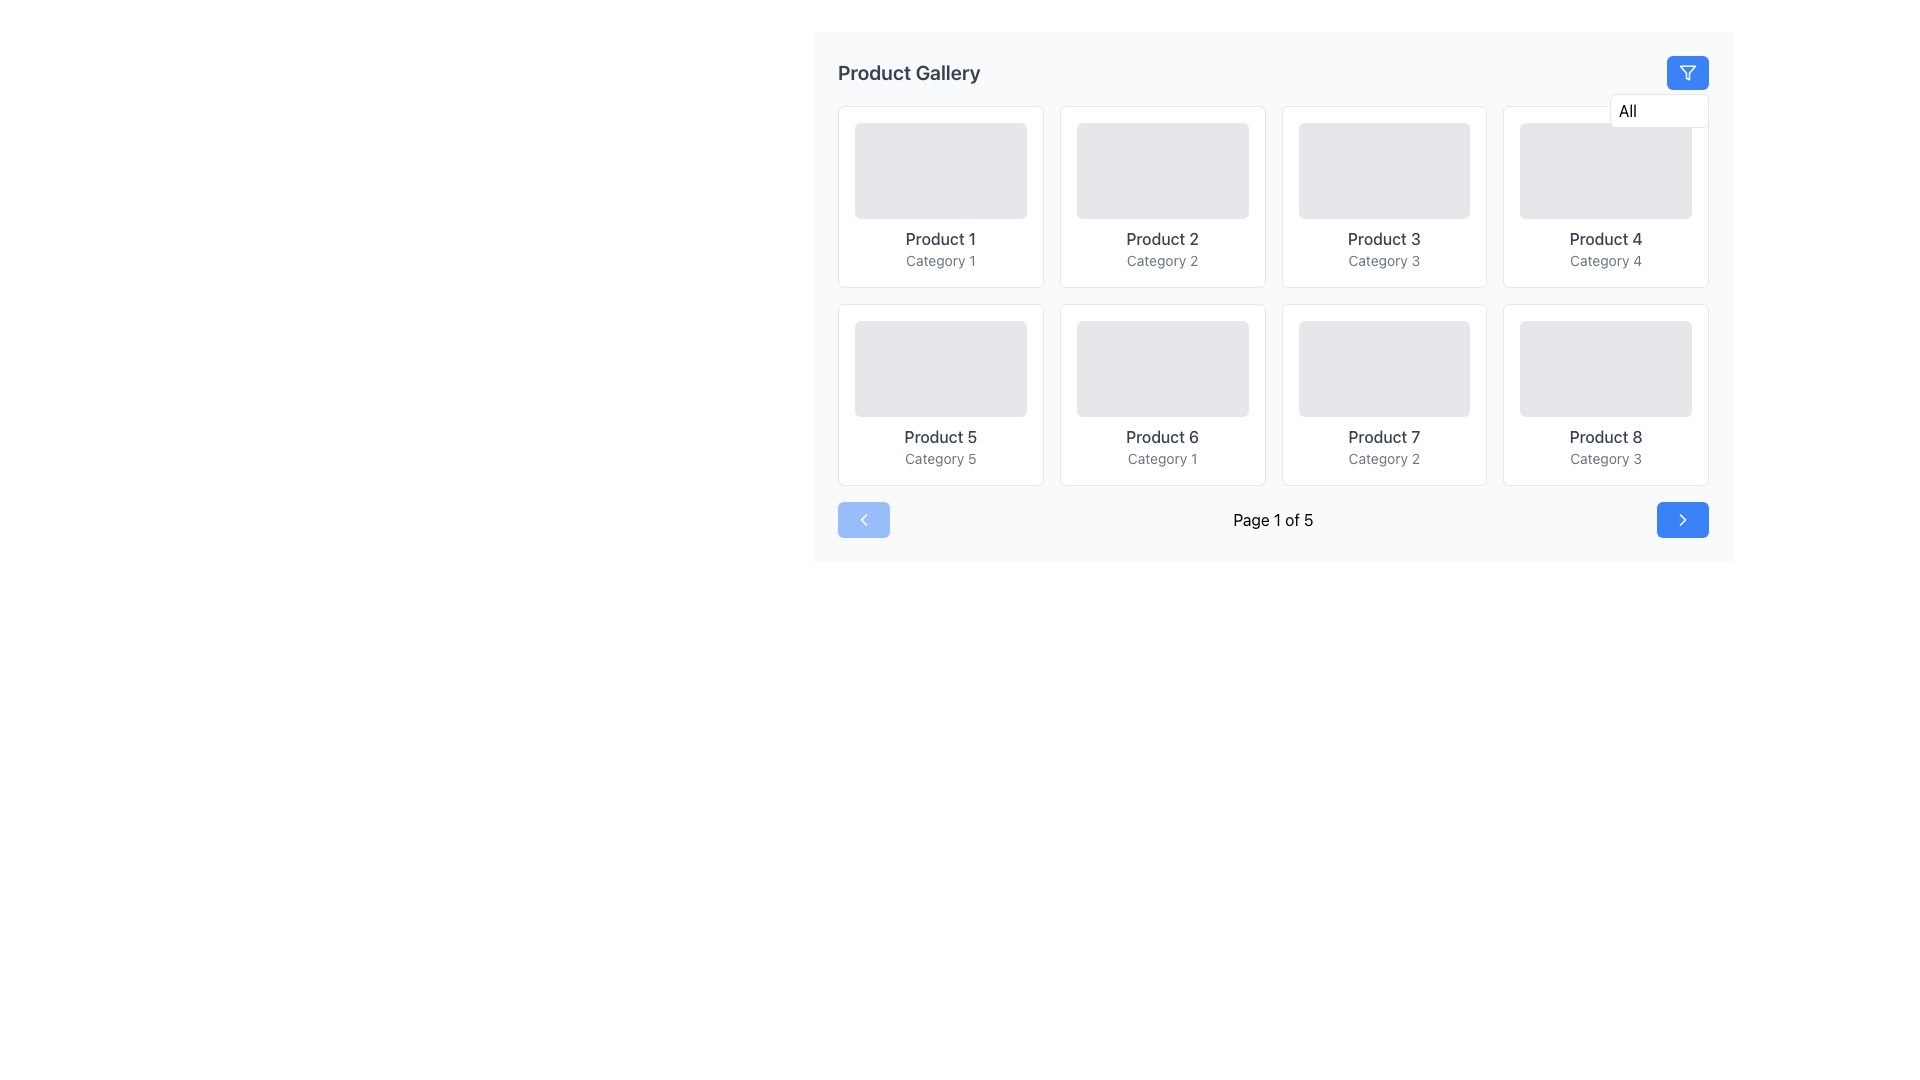 The height and width of the screenshot is (1080, 1920). Describe the element at coordinates (1383, 238) in the screenshot. I see `text label displaying 'Product 3', which is located inside the third card in the first row of the grid layout` at that location.